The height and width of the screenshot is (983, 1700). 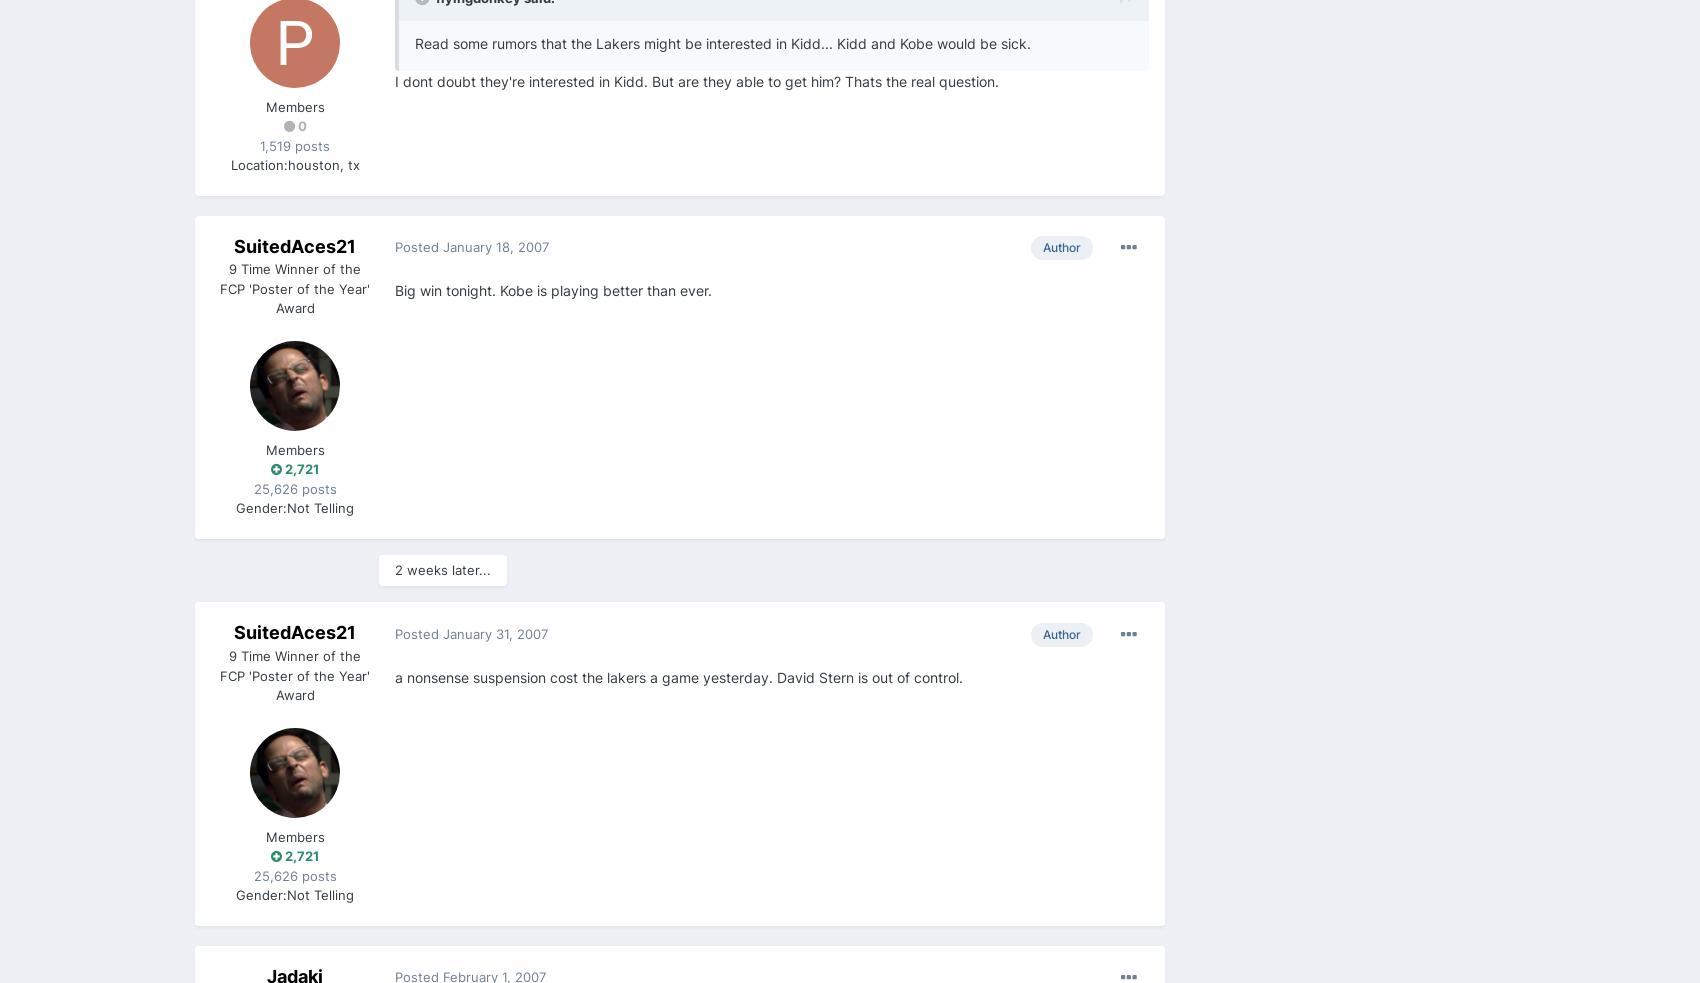 I want to click on 'I dont doubt they're interested in Kidd.  But are they able to get him?  Thats the real question.', so click(x=394, y=79).